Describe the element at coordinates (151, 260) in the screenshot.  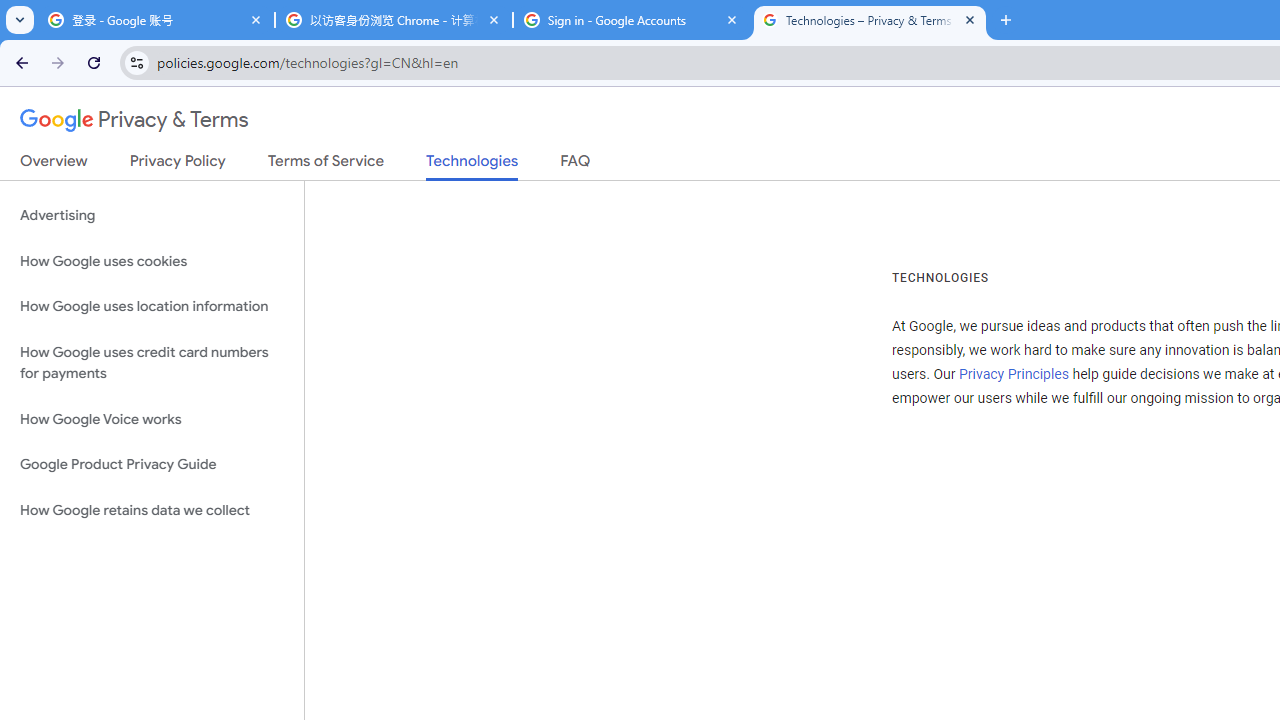
I see `'How Google uses cookies'` at that location.